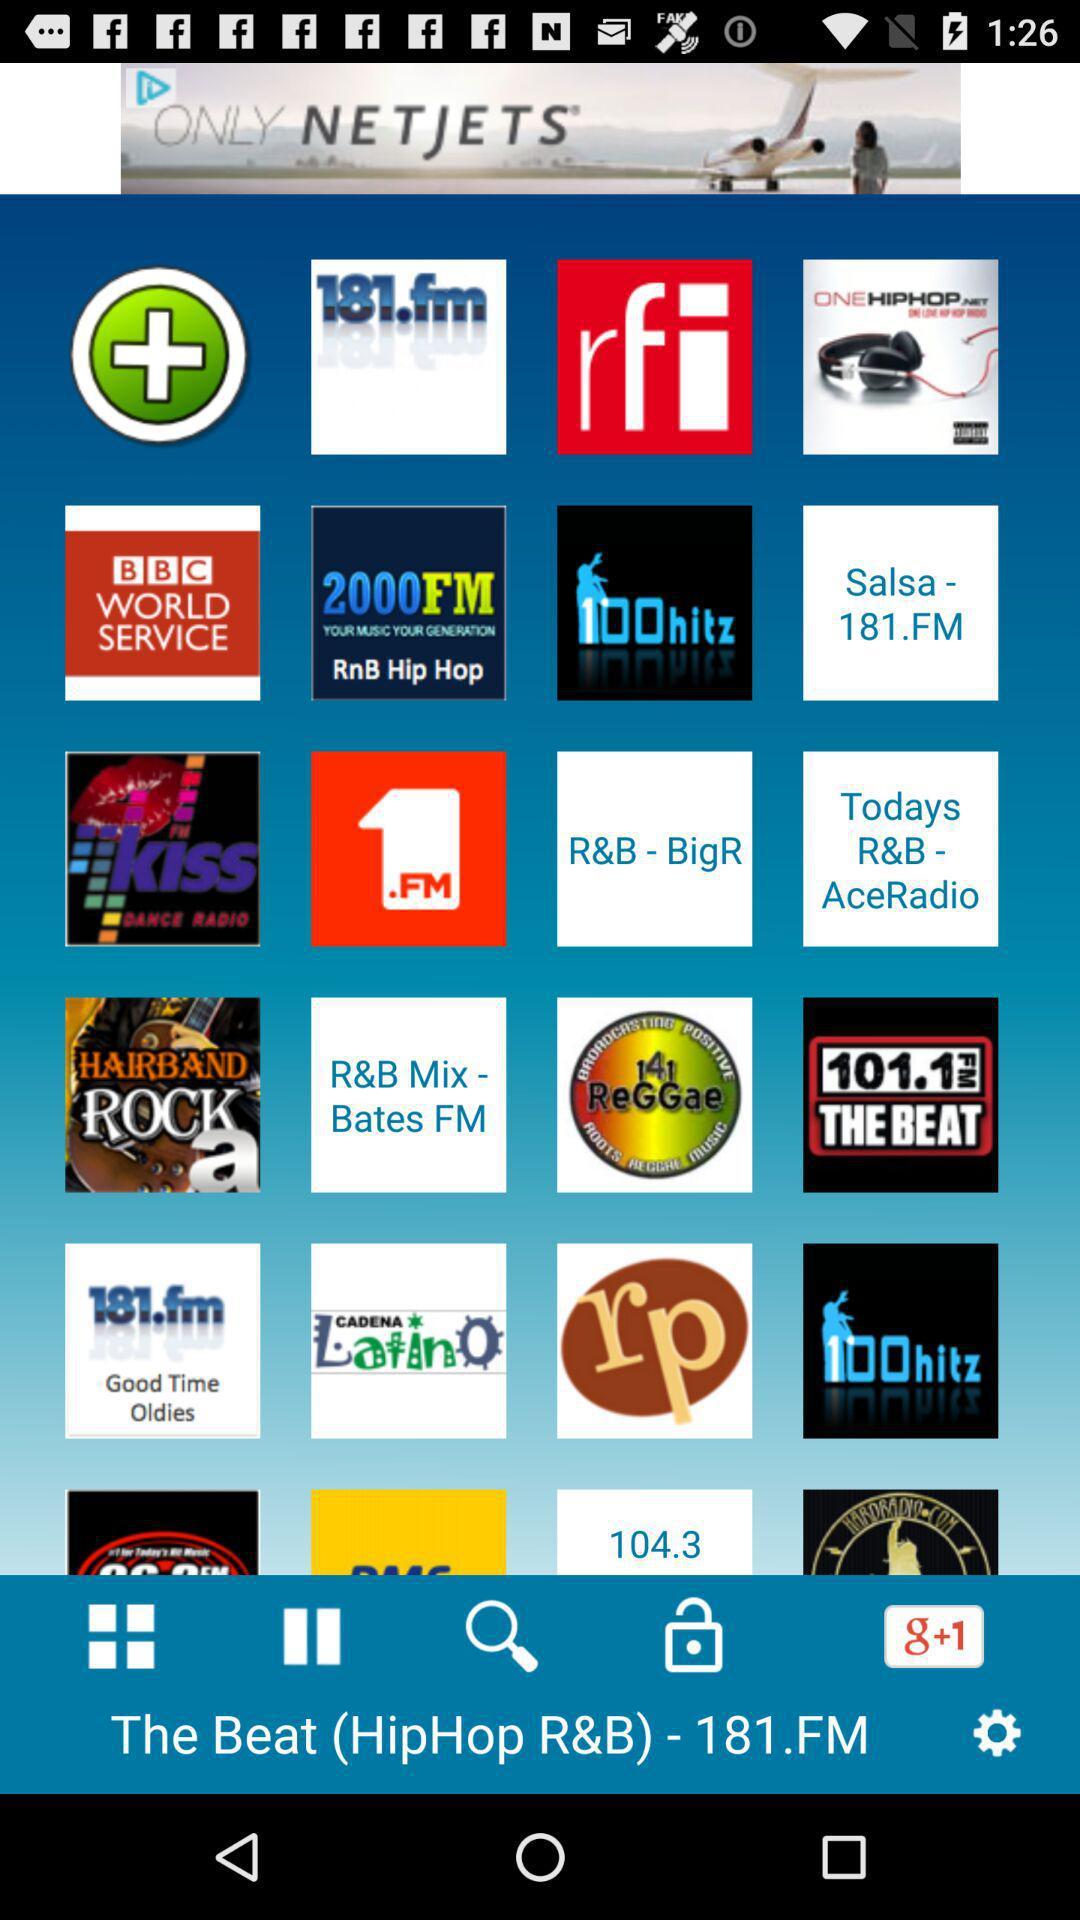 The height and width of the screenshot is (1920, 1080). What do you see at coordinates (121, 1750) in the screenshot?
I see `the dashboard icon` at bounding box center [121, 1750].